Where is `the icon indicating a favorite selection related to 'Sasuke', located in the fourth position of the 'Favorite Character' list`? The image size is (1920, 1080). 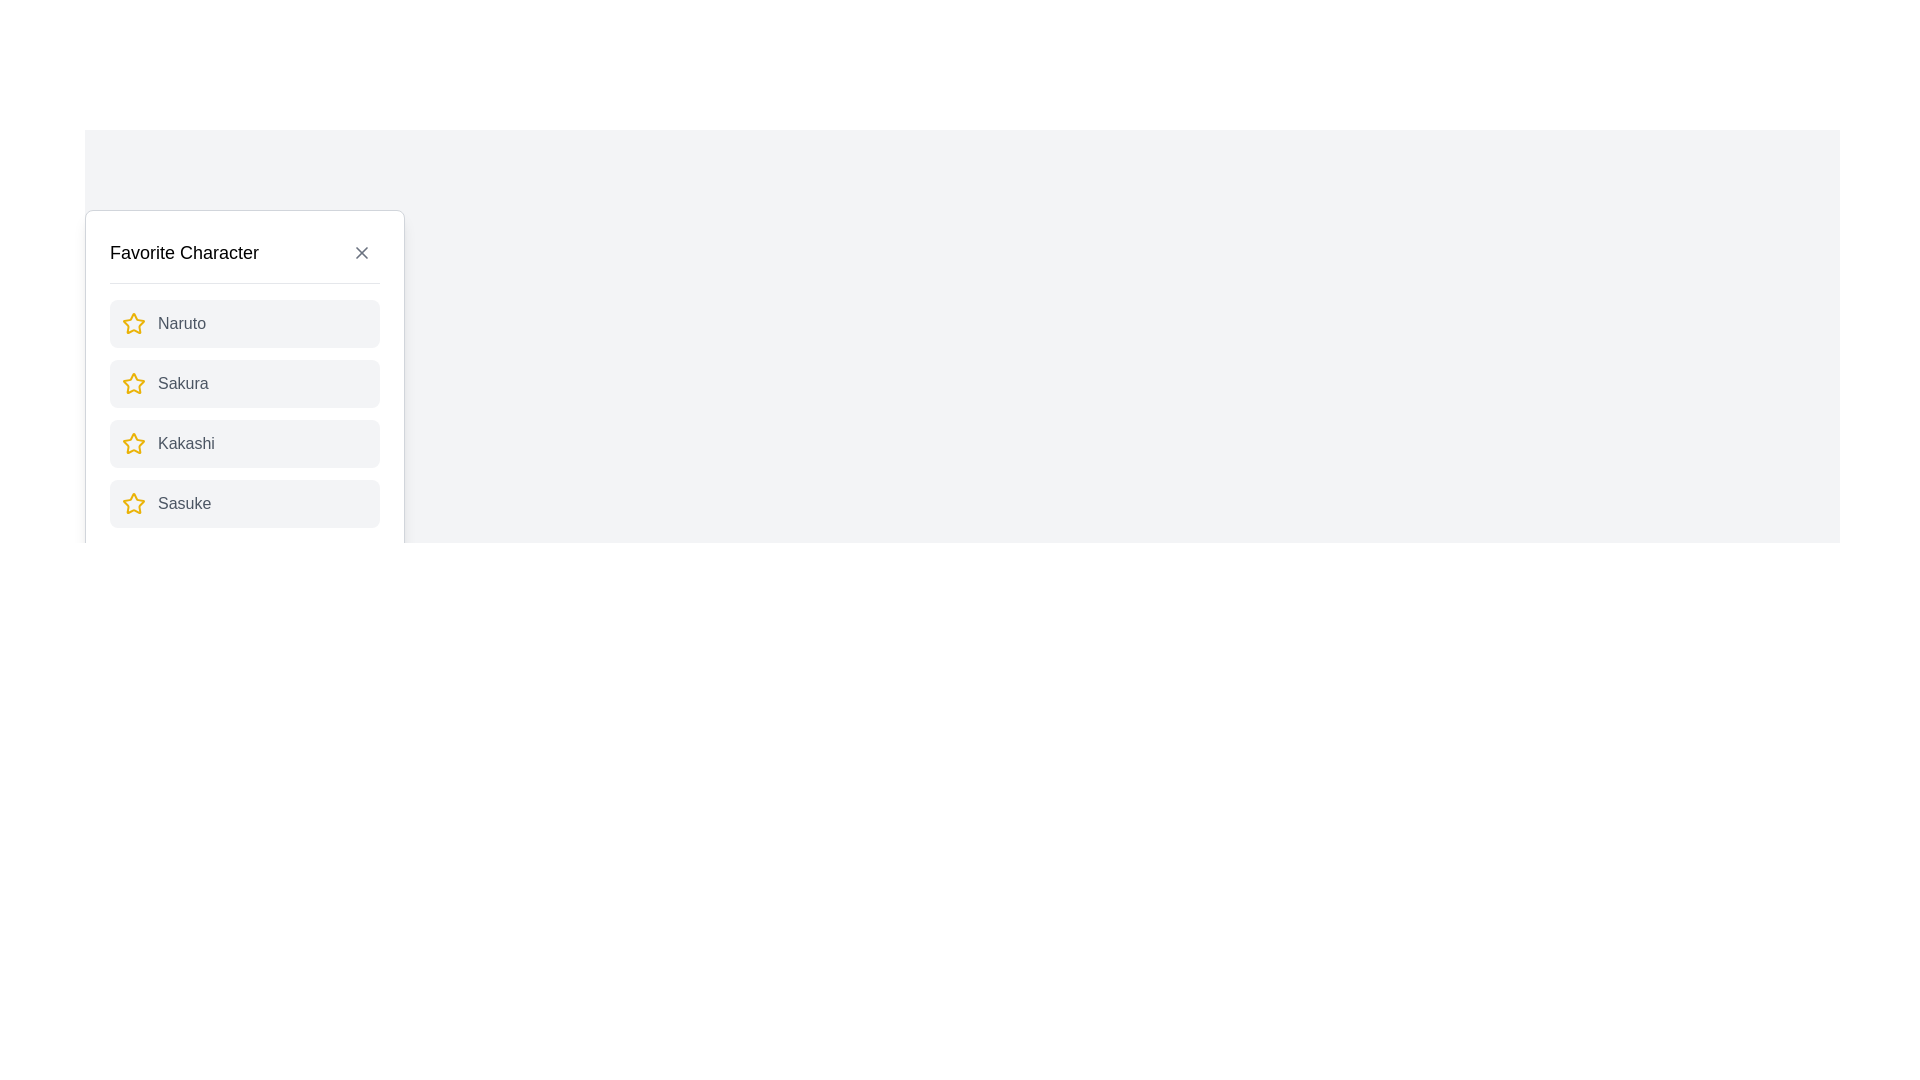
the icon indicating a favorite selection related to 'Sasuke', located in the fourth position of the 'Favorite Character' list is located at coordinates (133, 503).